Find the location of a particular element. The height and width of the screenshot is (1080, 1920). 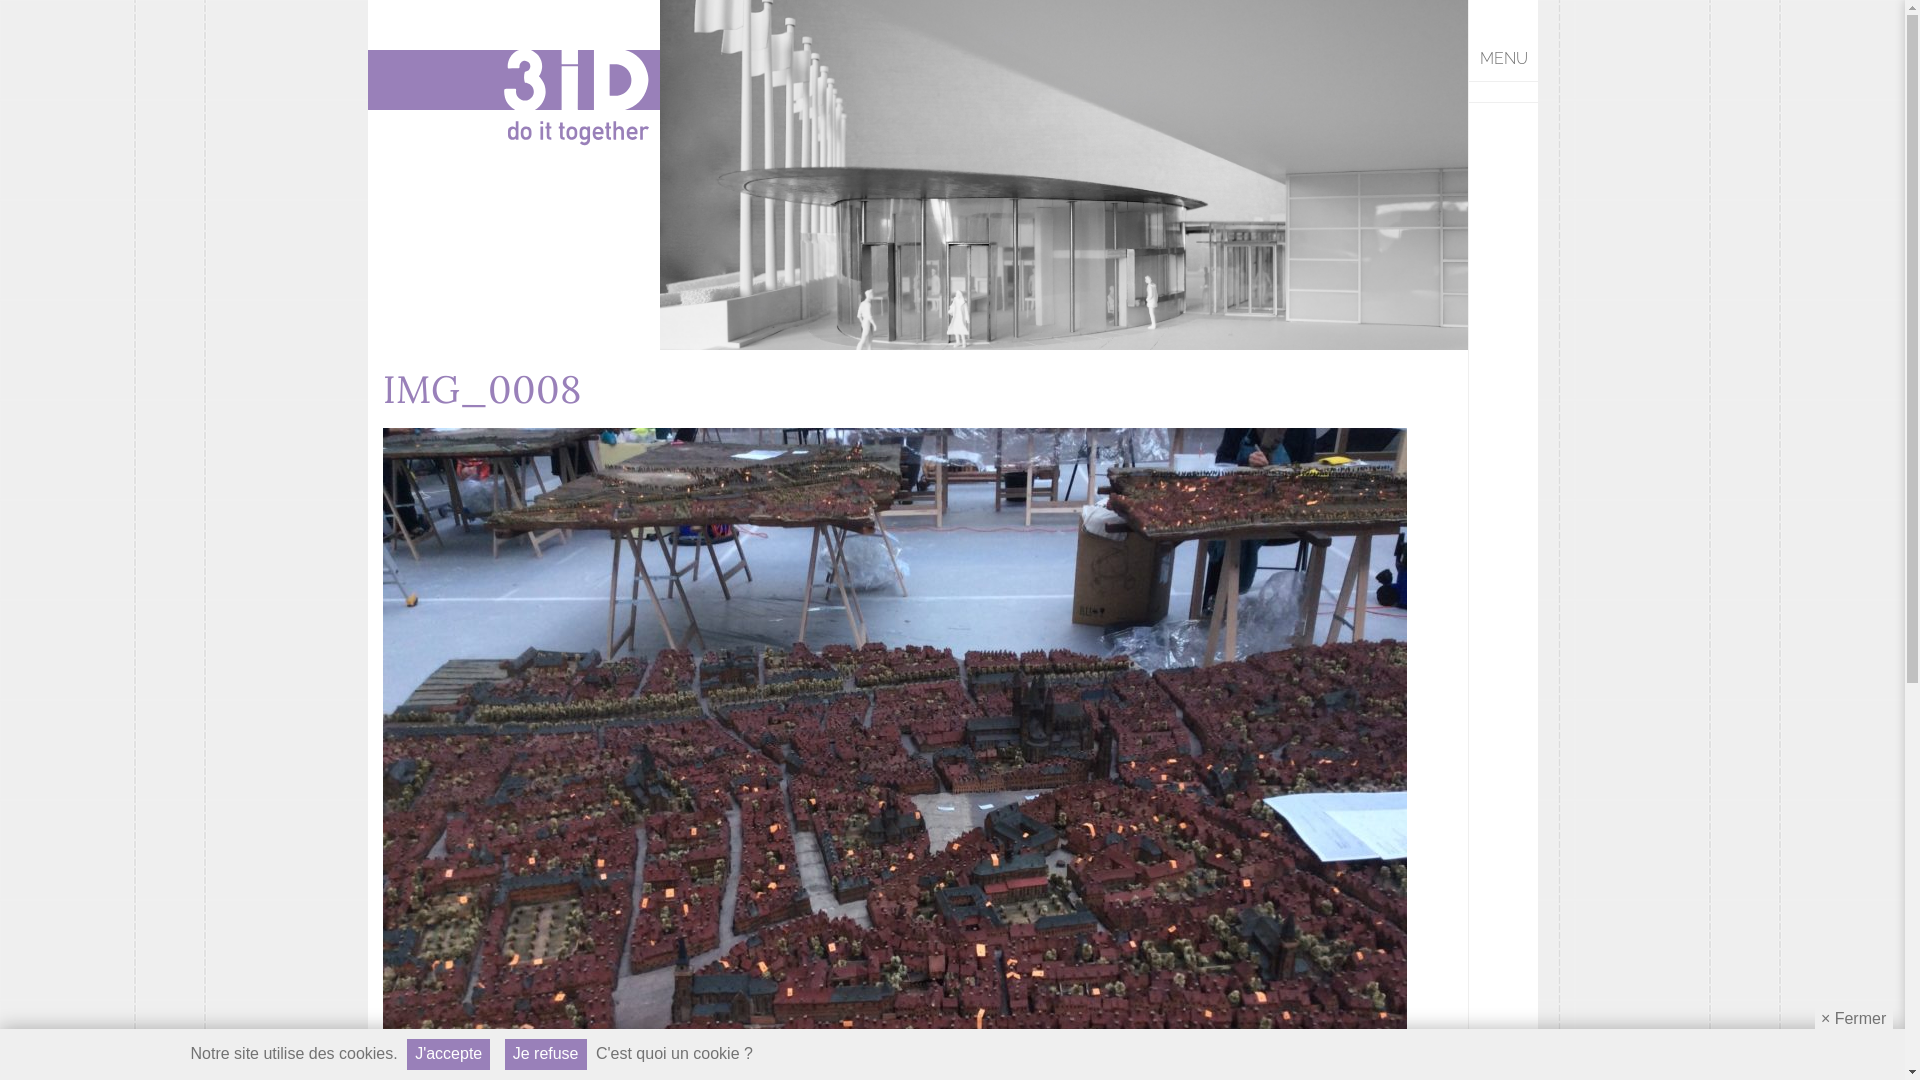

'C'est quoi un cookie ?' is located at coordinates (674, 1053).